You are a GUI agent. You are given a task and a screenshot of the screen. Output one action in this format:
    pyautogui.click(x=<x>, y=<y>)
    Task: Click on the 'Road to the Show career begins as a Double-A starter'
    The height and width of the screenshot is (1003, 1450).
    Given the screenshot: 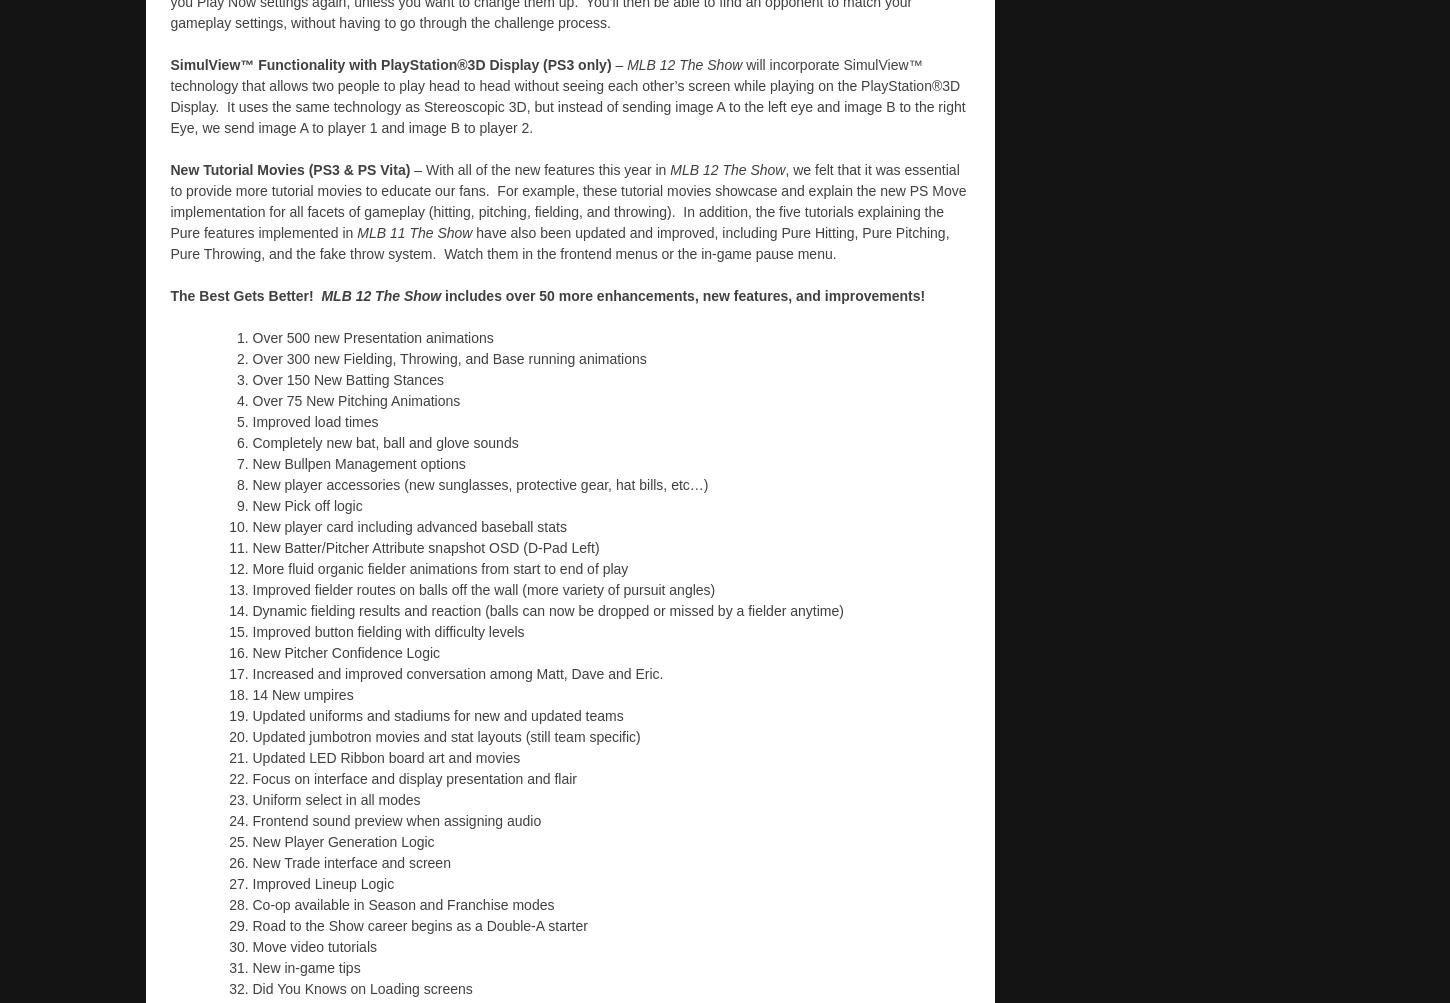 What is the action you would take?
    pyautogui.click(x=418, y=923)
    